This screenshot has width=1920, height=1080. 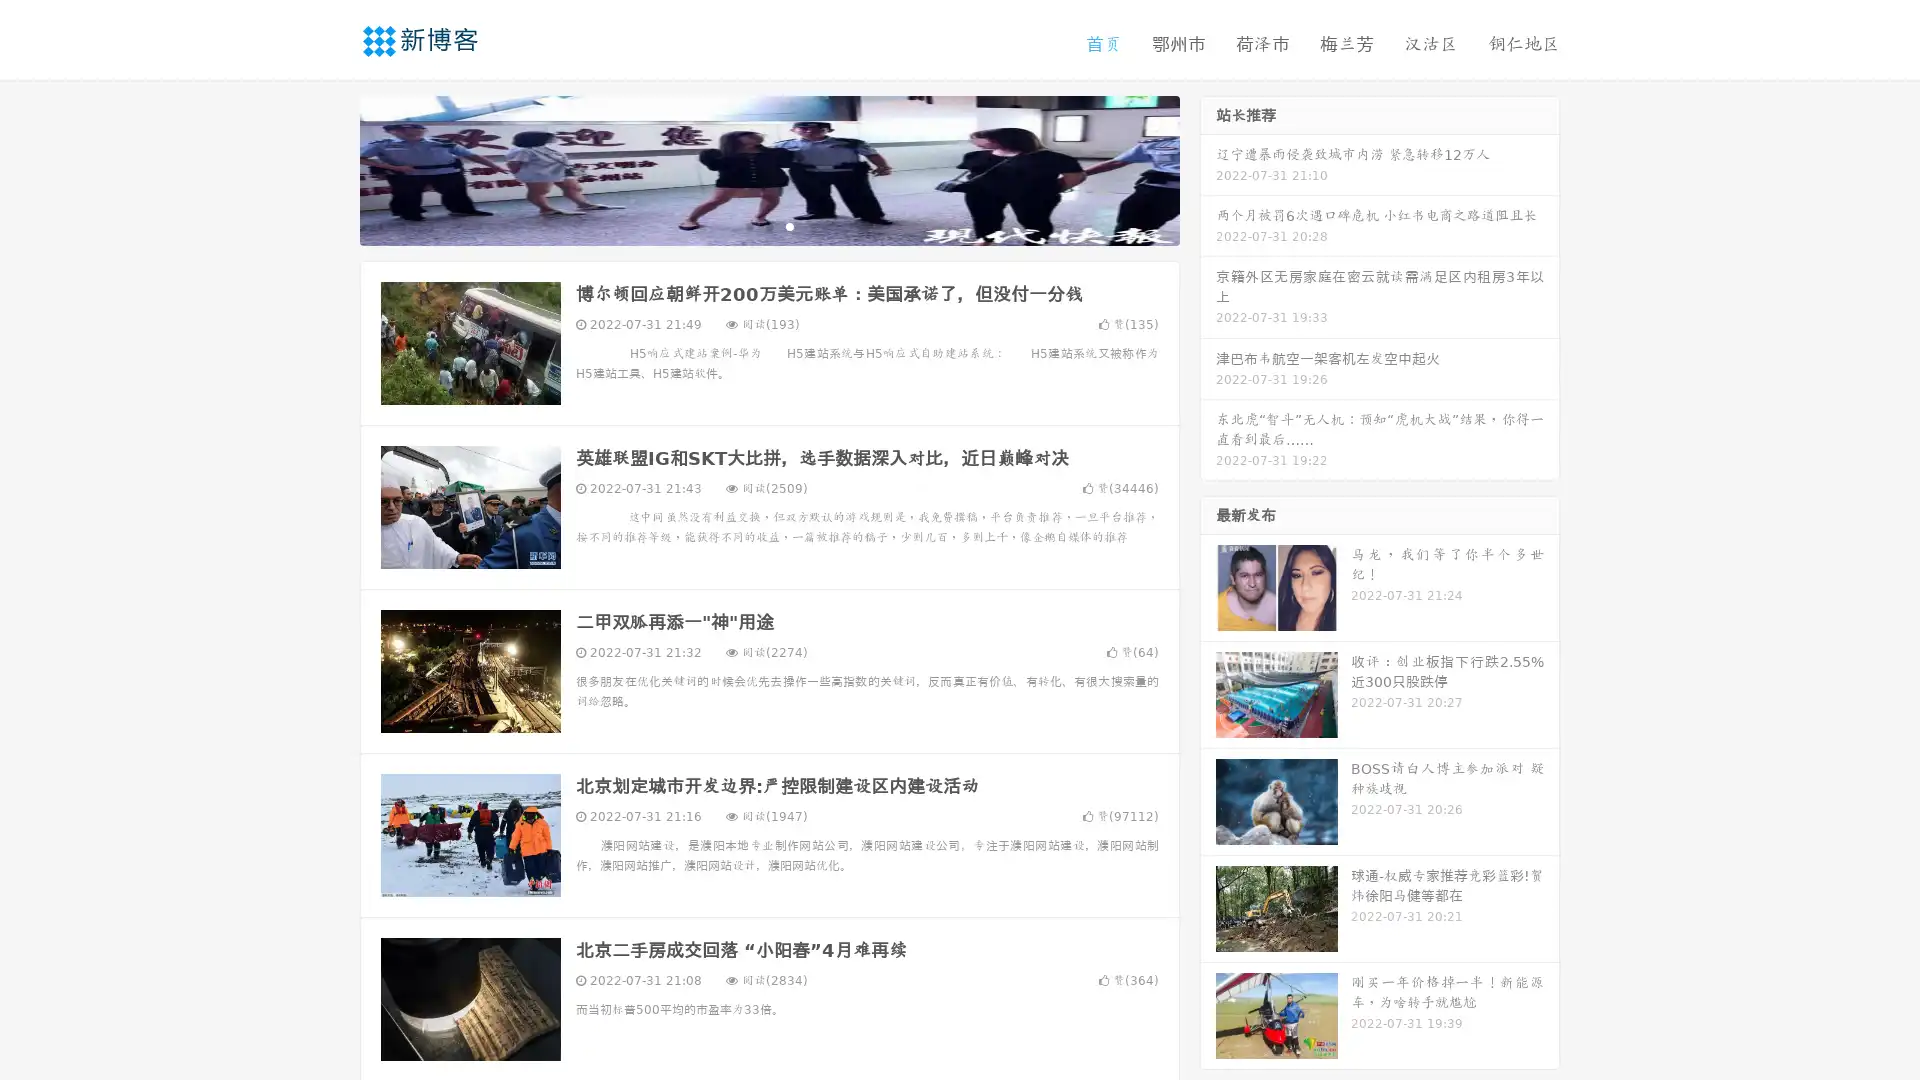 What do you see at coordinates (748, 225) in the screenshot?
I see `Go to slide 1` at bounding box center [748, 225].